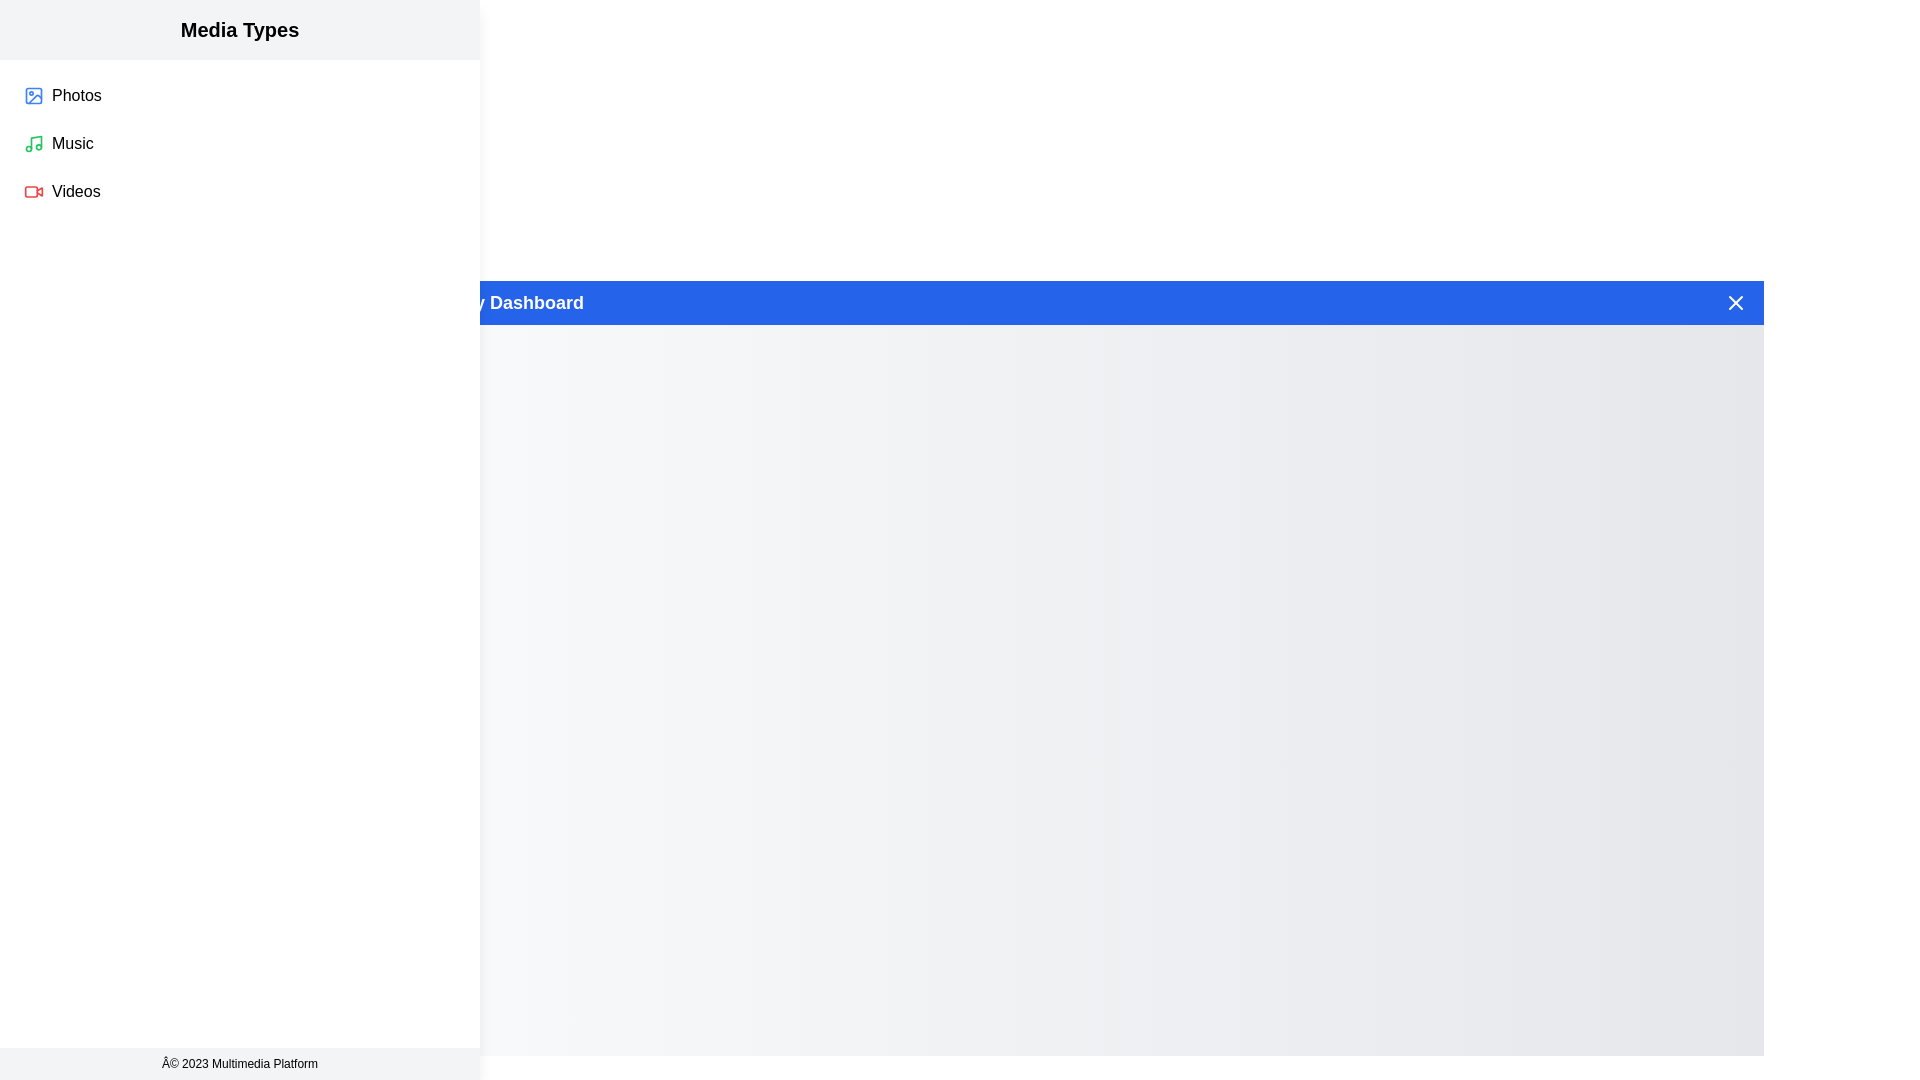 This screenshot has width=1920, height=1080. Describe the element at coordinates (1735, 303) in the screenshot. I see `the close button icon located in the top-right corner of the blue header bar, which serves as a graphical indicator for dismissing the interface` at that location.